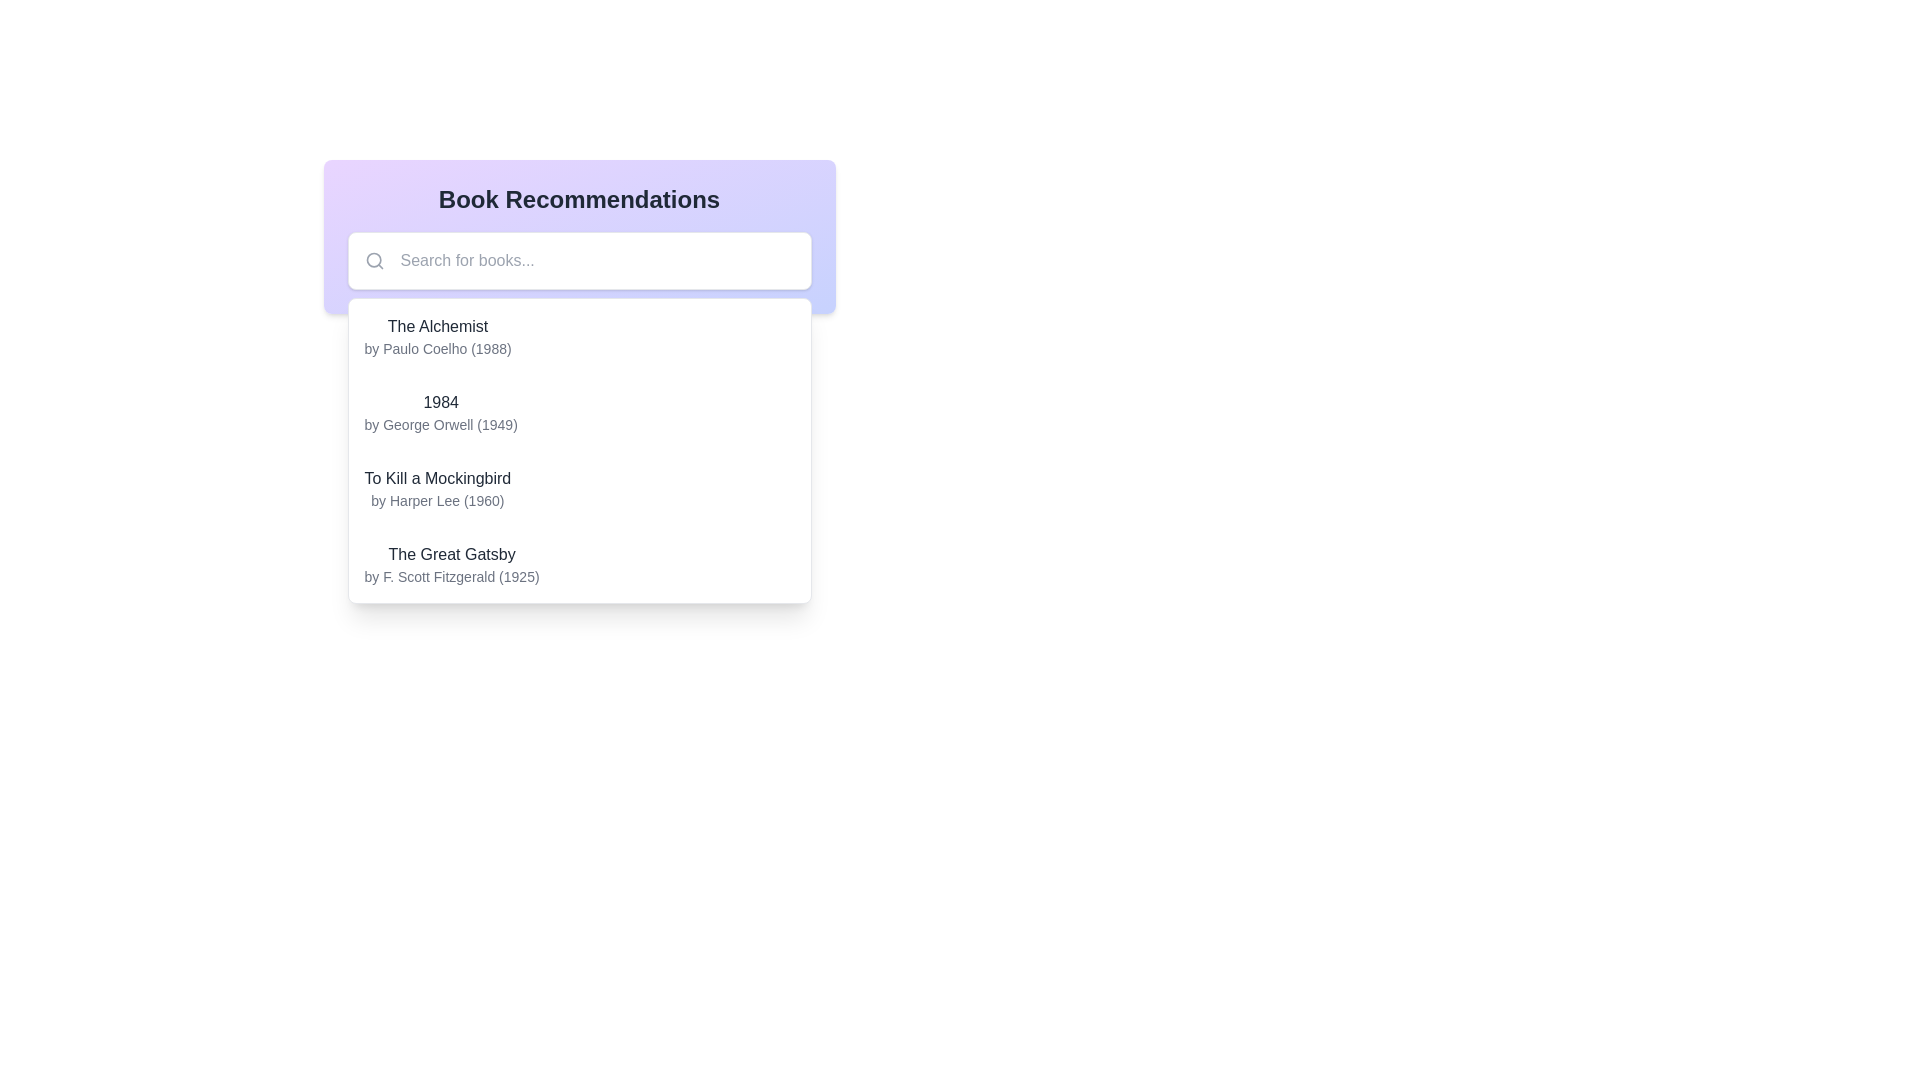 The width and height of the screenshot is (1920, 1080). I want to click on the text snippet styled in small size and light gray color reading 'by F. Scott Fitzgerald (1925)', which appears below the main title 'The Great Gatsby' in the book recommendation list, so click(450, 577).